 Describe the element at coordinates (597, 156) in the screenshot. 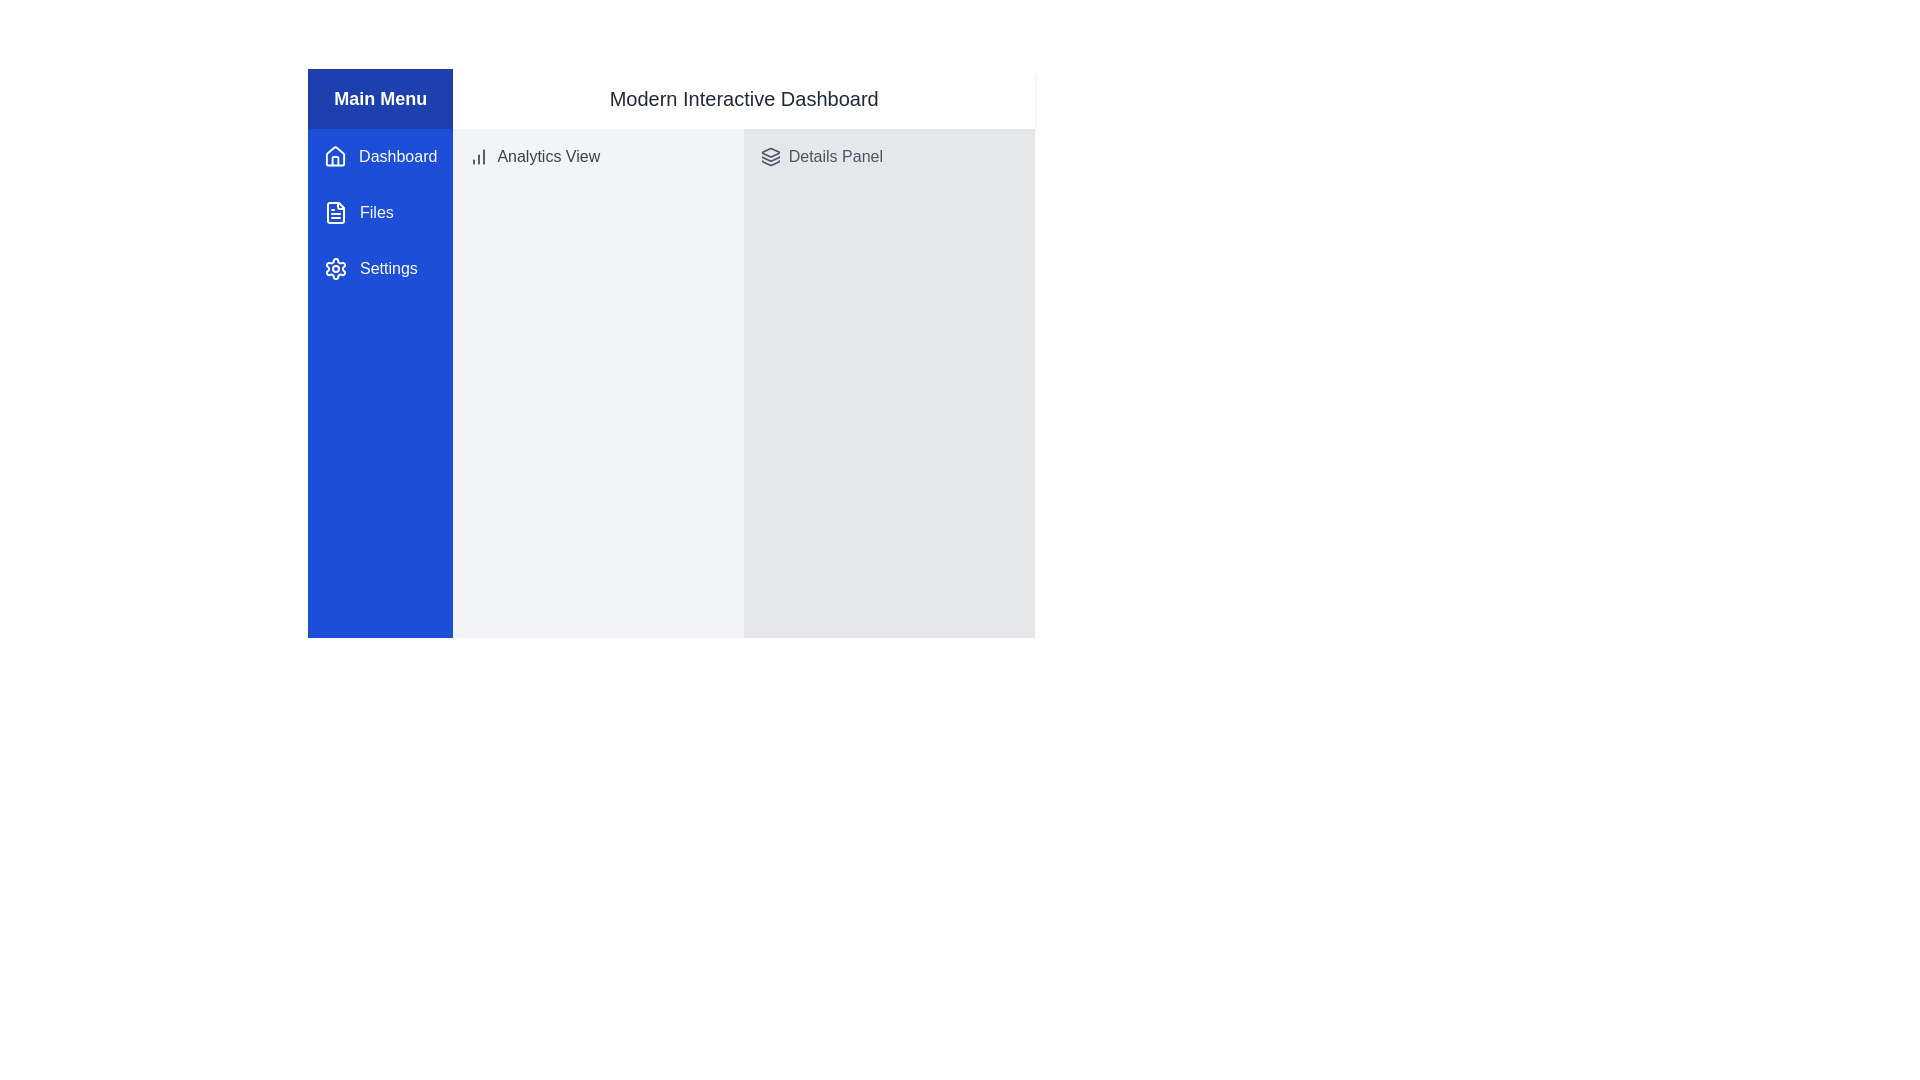

I see `the 'Analytics View' text with a bar chart icon located in the left panel just below the 'Main Menu' header` at that location.